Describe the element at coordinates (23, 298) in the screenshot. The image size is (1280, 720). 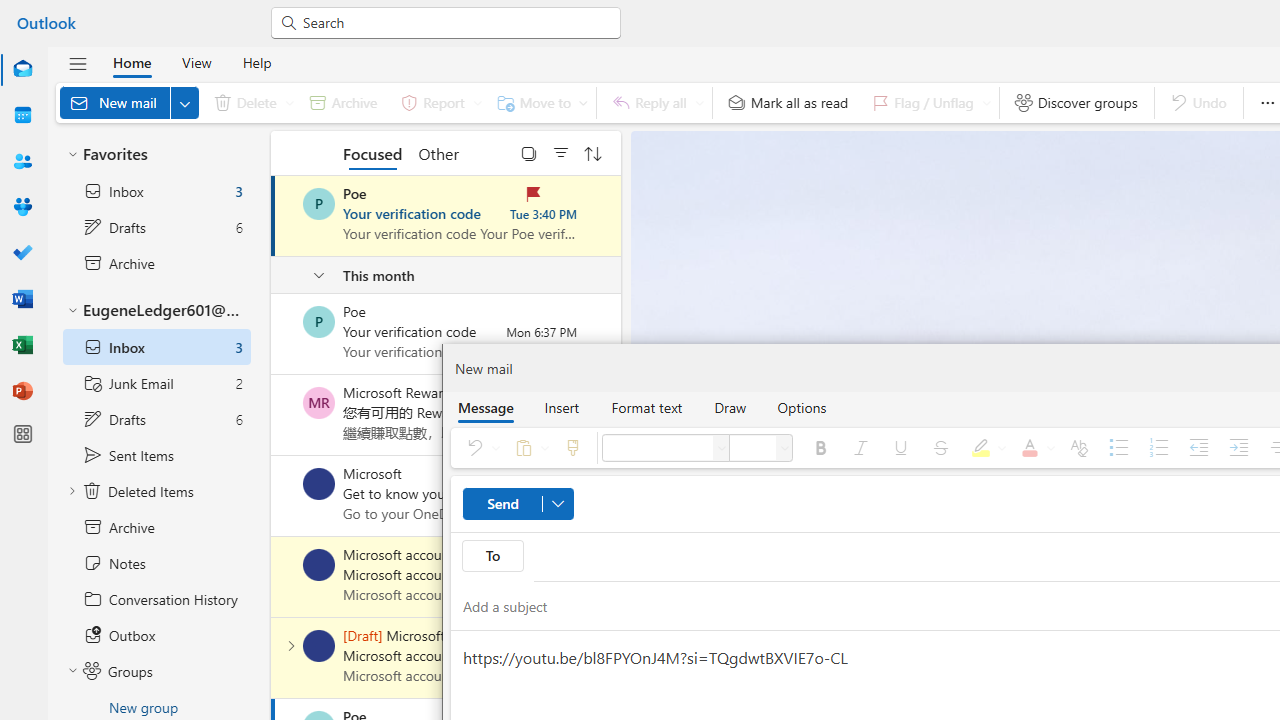
I see `'Word'` at that location.